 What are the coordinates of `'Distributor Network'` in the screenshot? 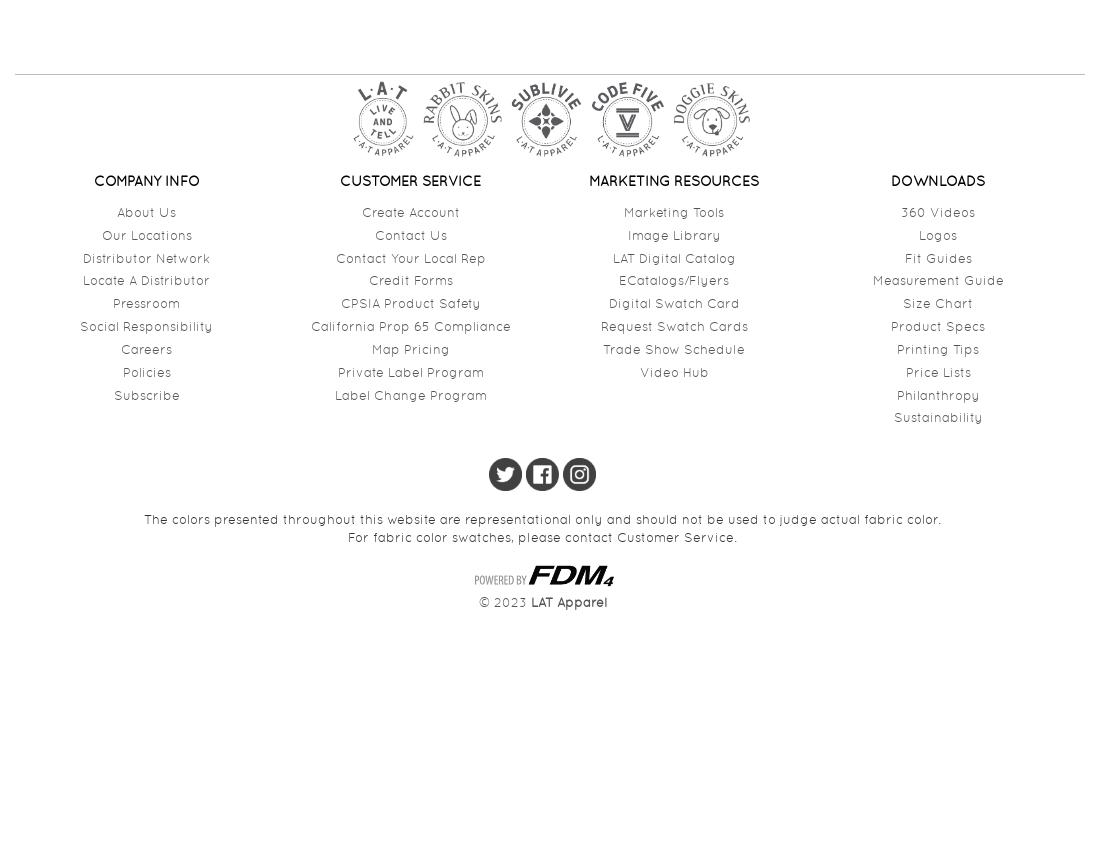 It's located at (145, 257).